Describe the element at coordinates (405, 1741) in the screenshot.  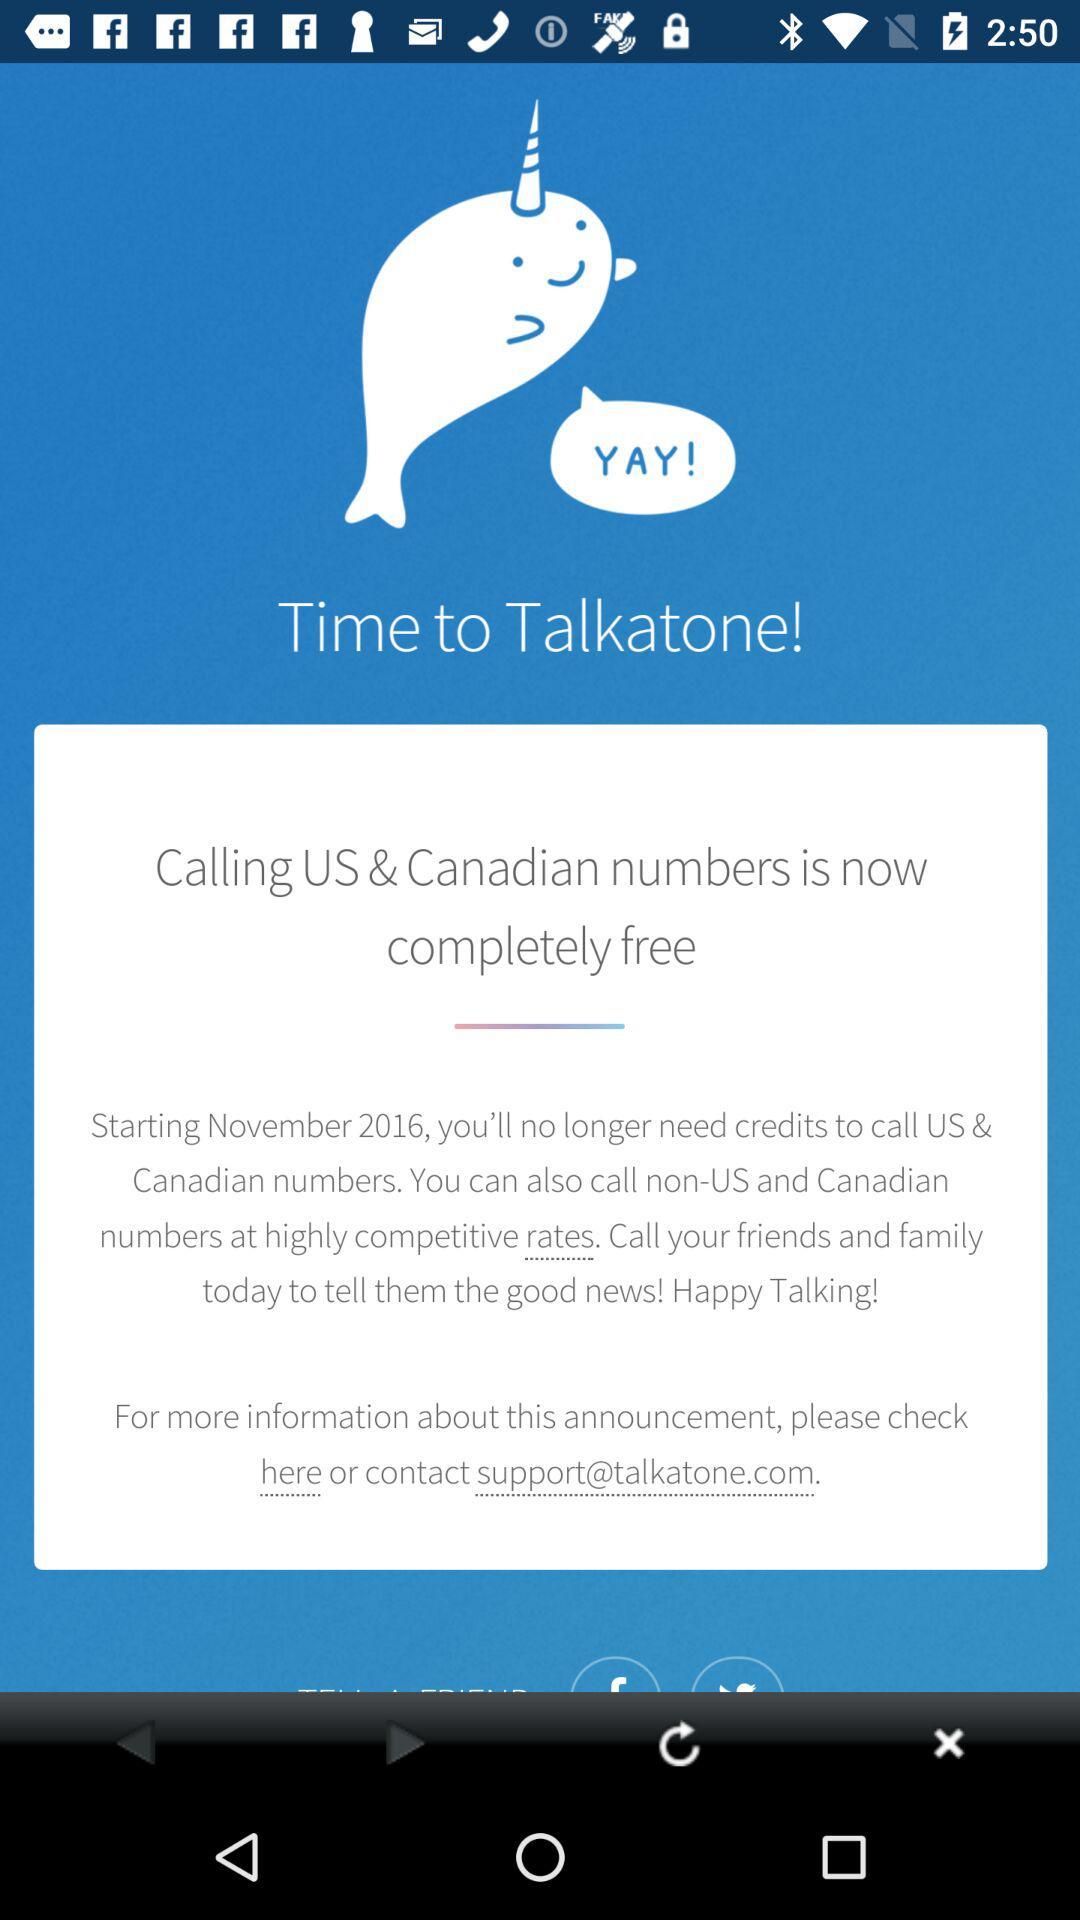
I see `next` at that location.